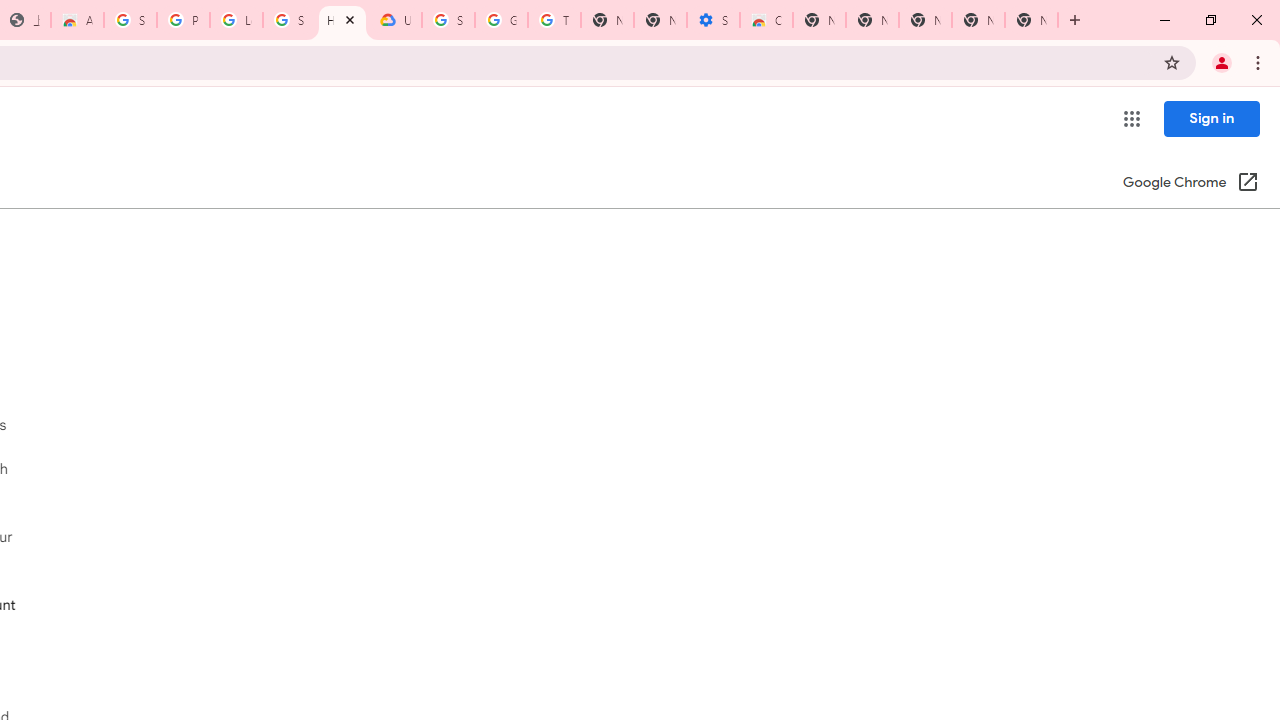 This screenshot has width=1280, height=720. I want to click on 'Chrome Web Store - Accessibility extensions', so click(765, 20).